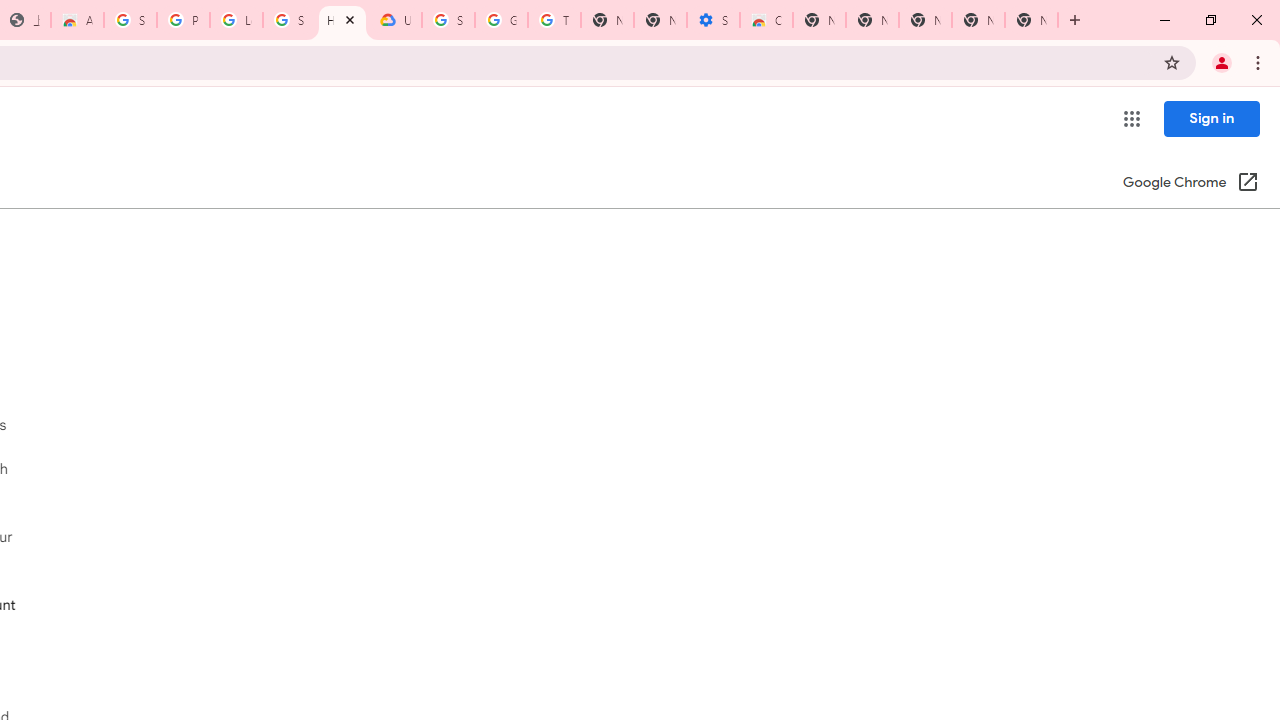 This screenshot has width=1280, height=720. I want to click on 'Chrome Web Store - Accessibility extensions', so click(765, 20).